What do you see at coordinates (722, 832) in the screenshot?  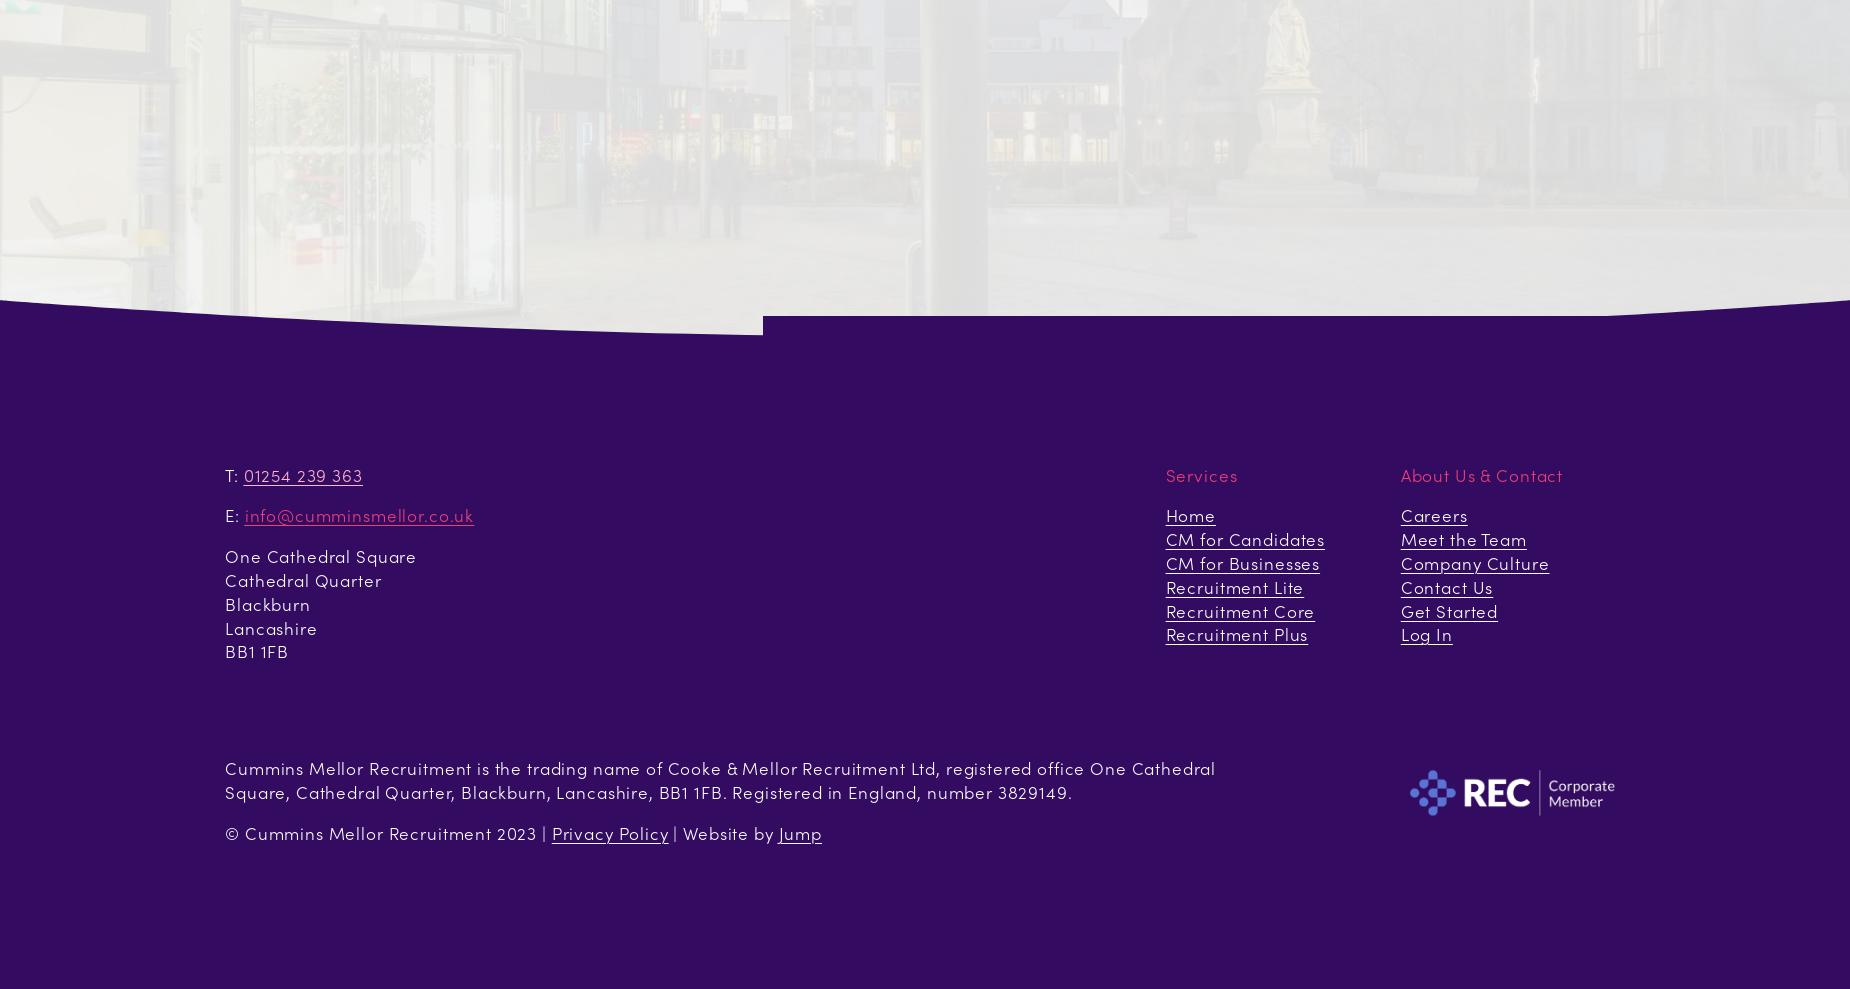 I see `'| Website by'` at bounding box center [722, 832].